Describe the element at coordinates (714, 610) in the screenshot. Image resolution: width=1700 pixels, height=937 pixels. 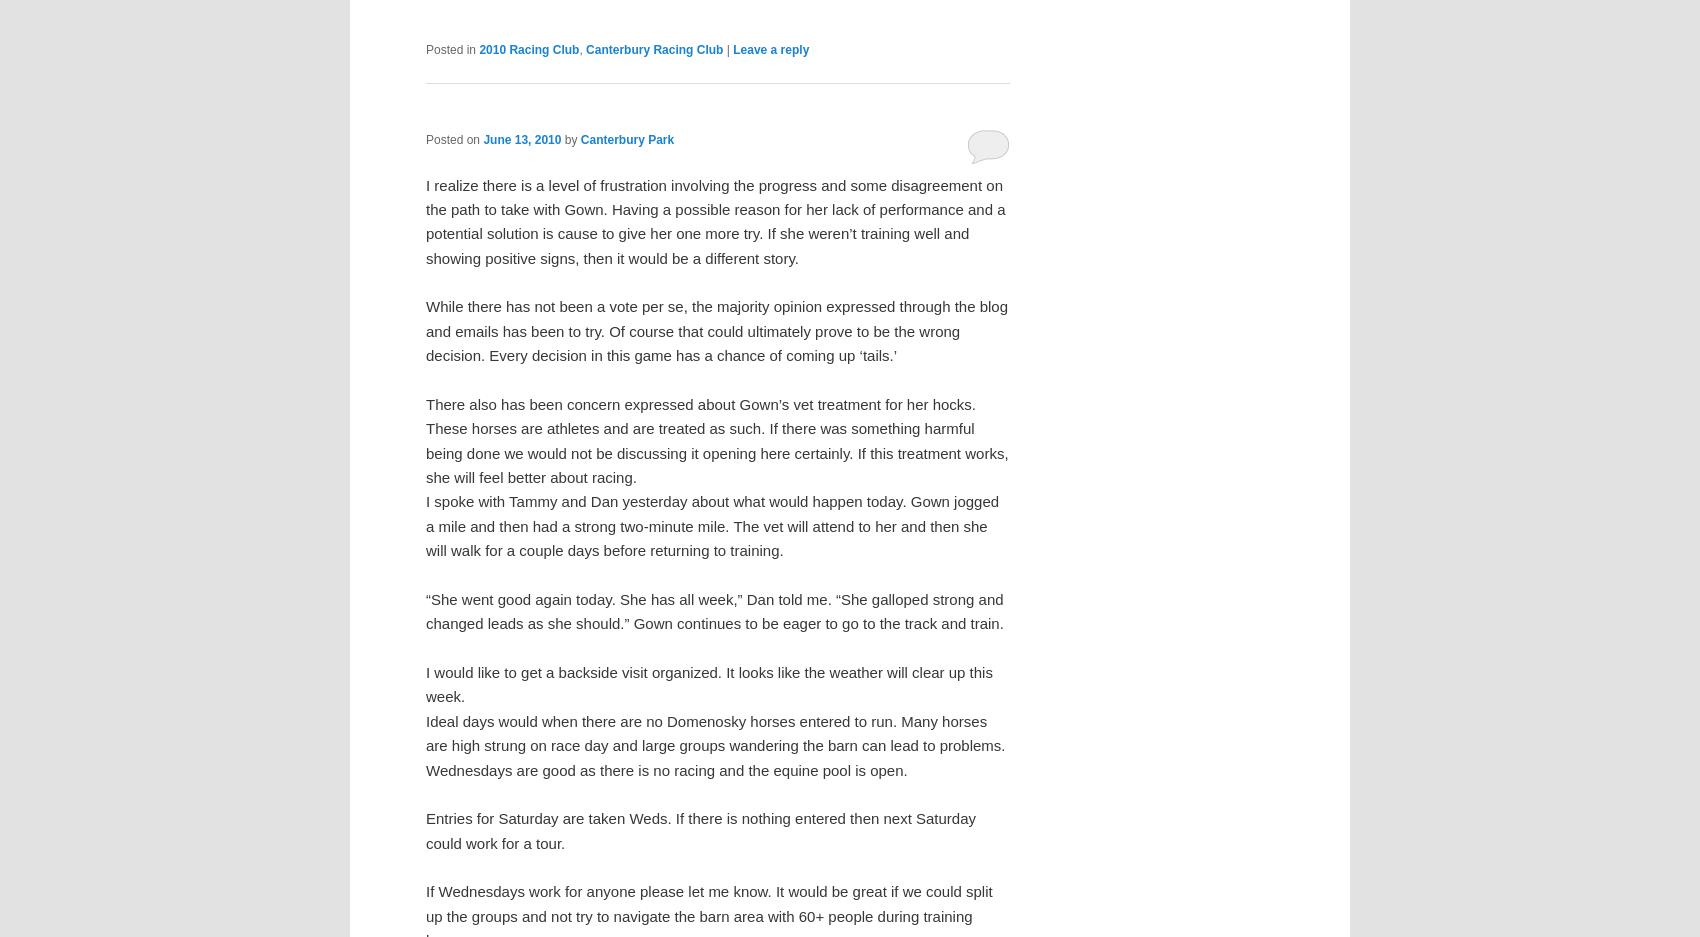
I see `'“She went good again today. She has all week,” Dan told me. “She galloped strong and changed leads as she should.” Gown continues to be eager to go to the track and train.'` at that location.